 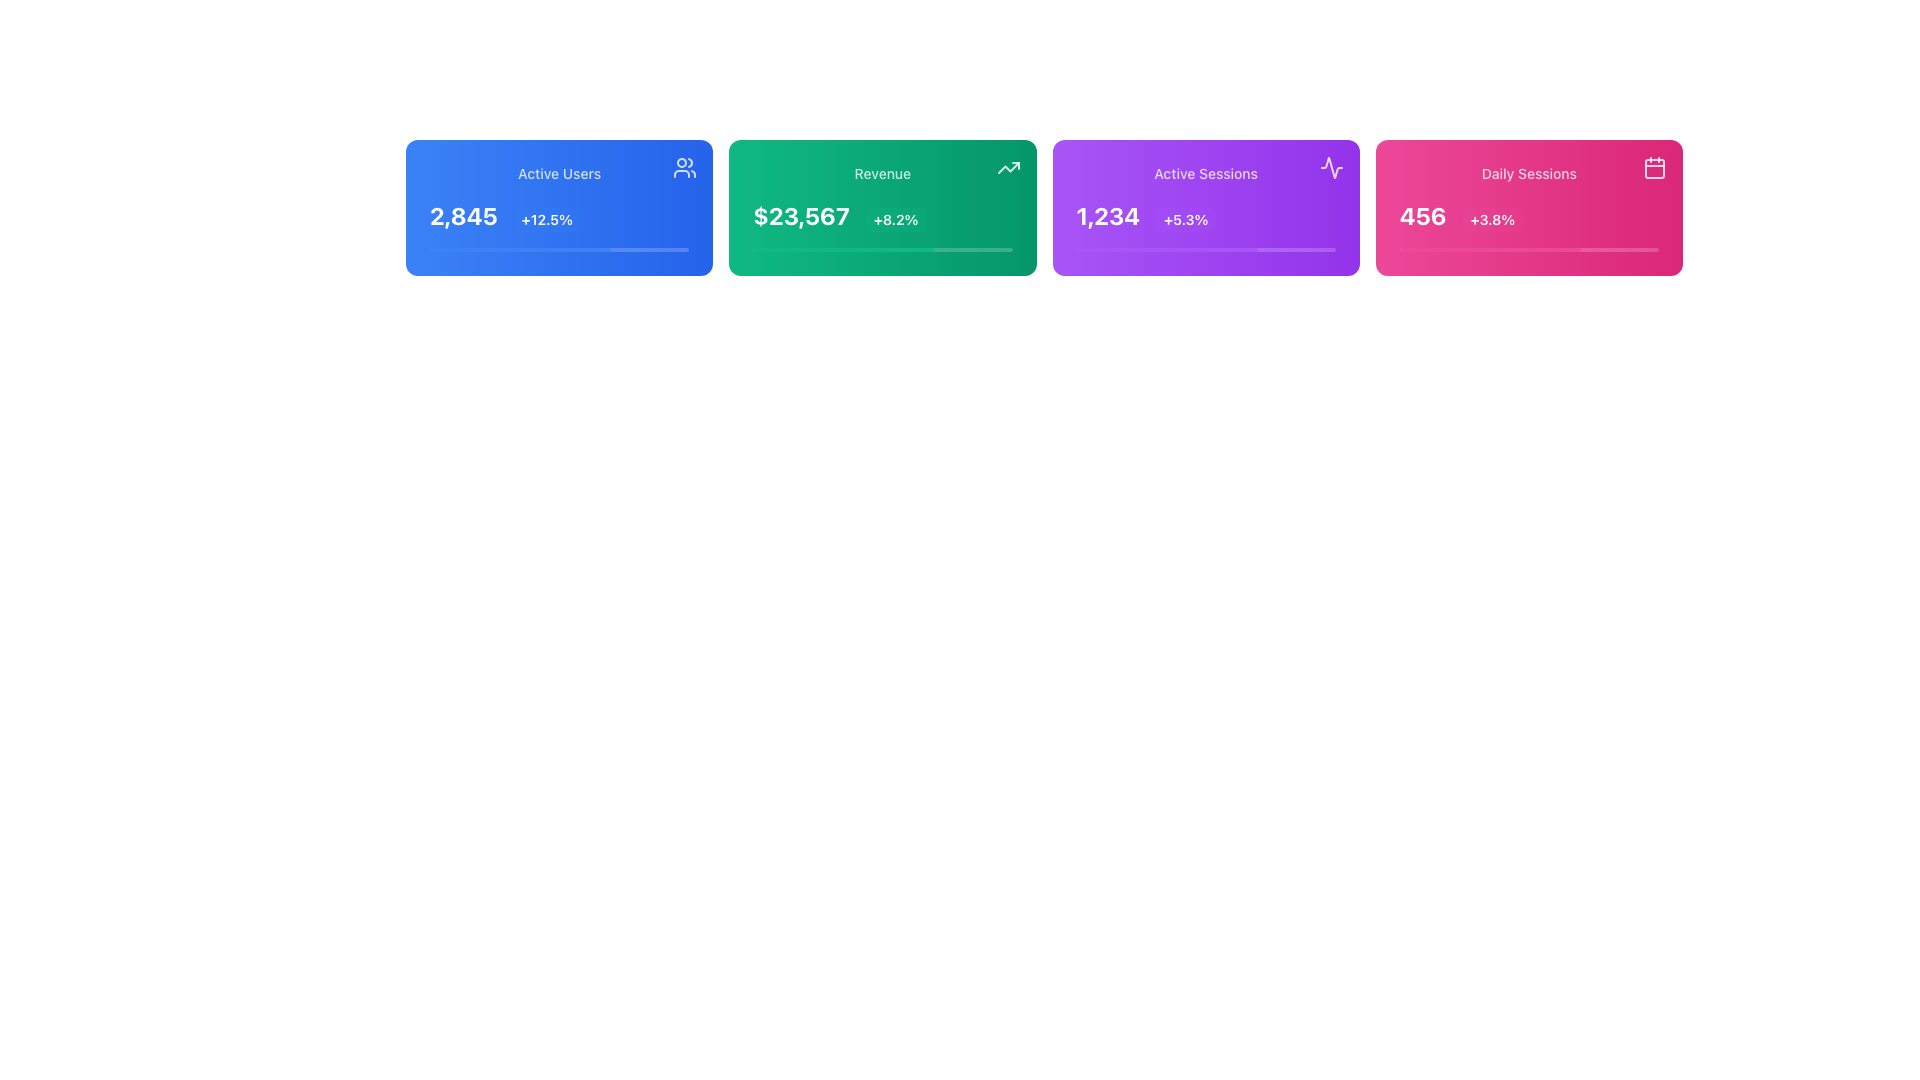 I want to click on progress bar indicating 'Active Users' located in the top left corner of the interface, horizontally centered in the lower third of the card, so click(x=520, y=249).